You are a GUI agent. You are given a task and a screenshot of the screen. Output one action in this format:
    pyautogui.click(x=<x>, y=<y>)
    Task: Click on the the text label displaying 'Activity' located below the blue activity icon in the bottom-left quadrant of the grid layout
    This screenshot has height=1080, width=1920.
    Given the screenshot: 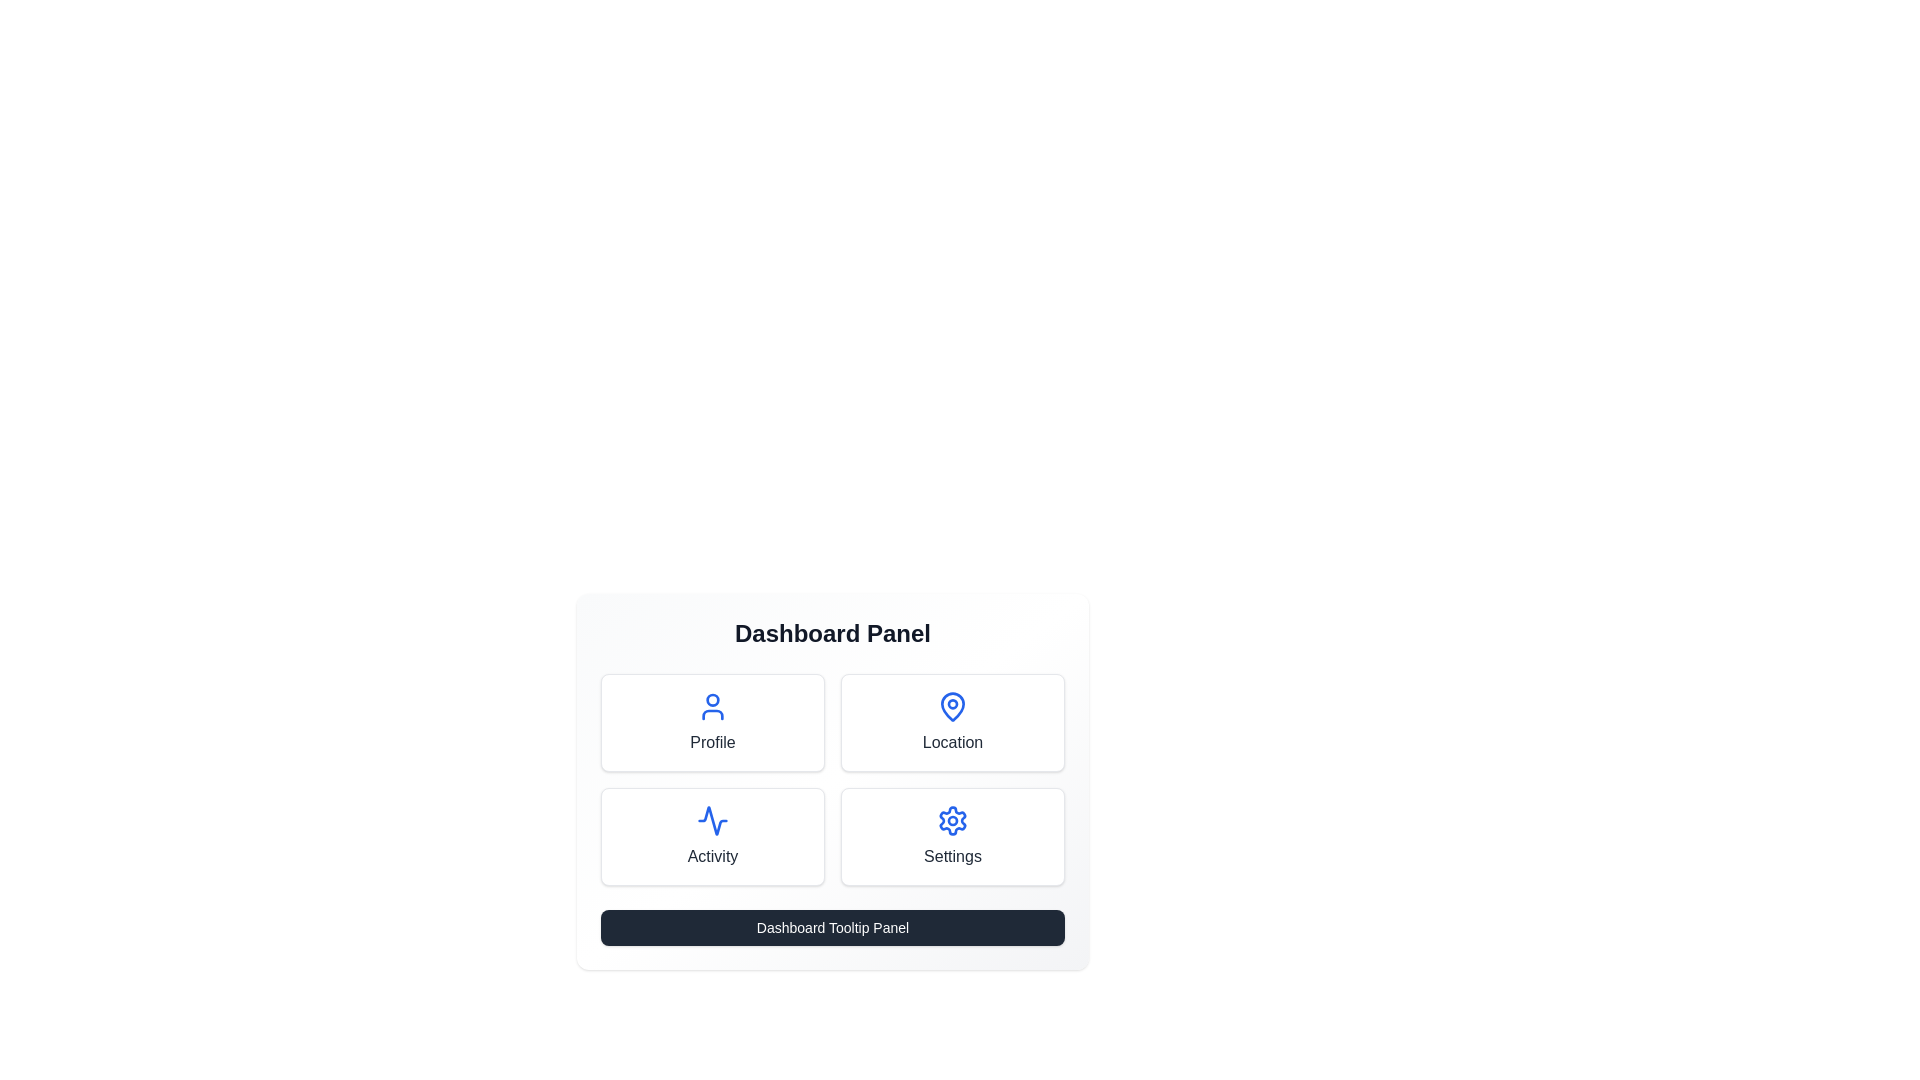 What is the action you would take?
    pyautogui.click(x=712, y=855)
    